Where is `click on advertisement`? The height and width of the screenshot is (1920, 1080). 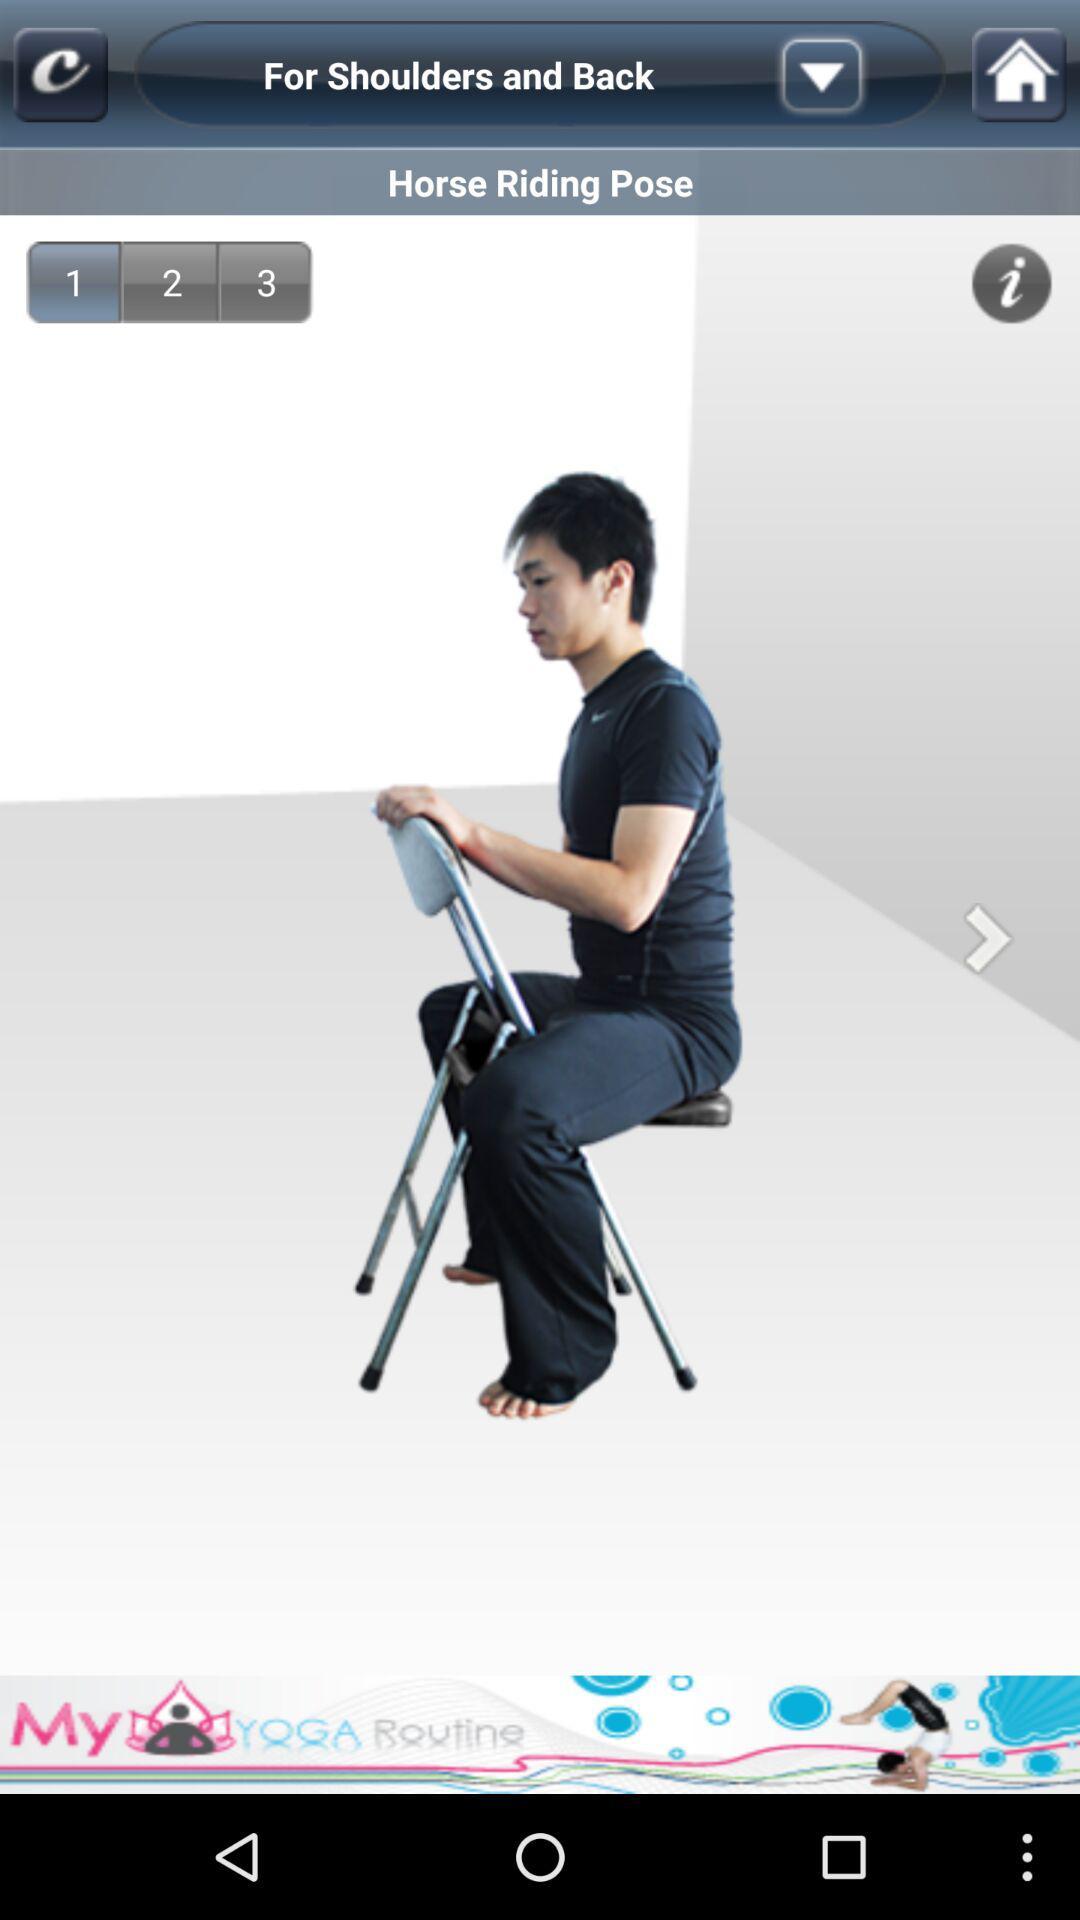 click on advertisement is located at coordinates (540, 1733).